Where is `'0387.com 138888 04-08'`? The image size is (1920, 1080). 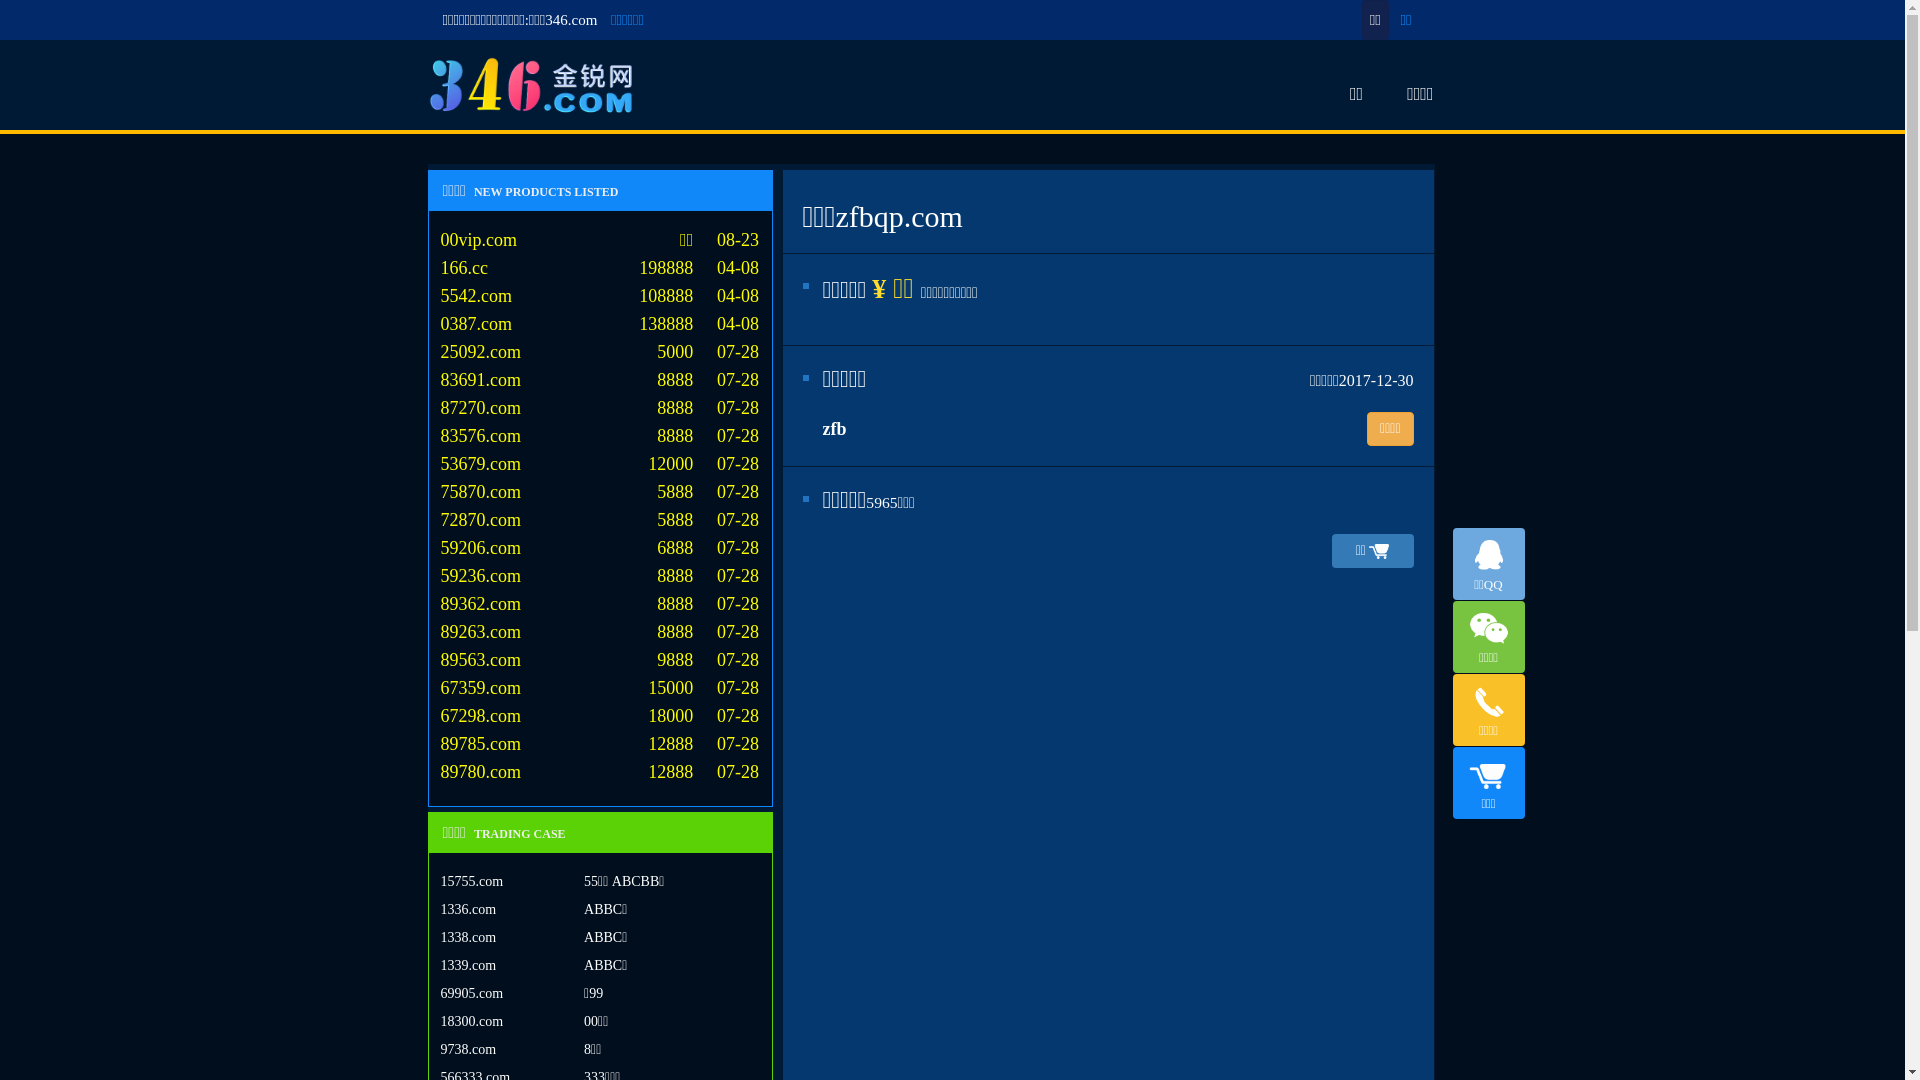
'0387.com 138888 04-08' is located at coordinates (598, 330).